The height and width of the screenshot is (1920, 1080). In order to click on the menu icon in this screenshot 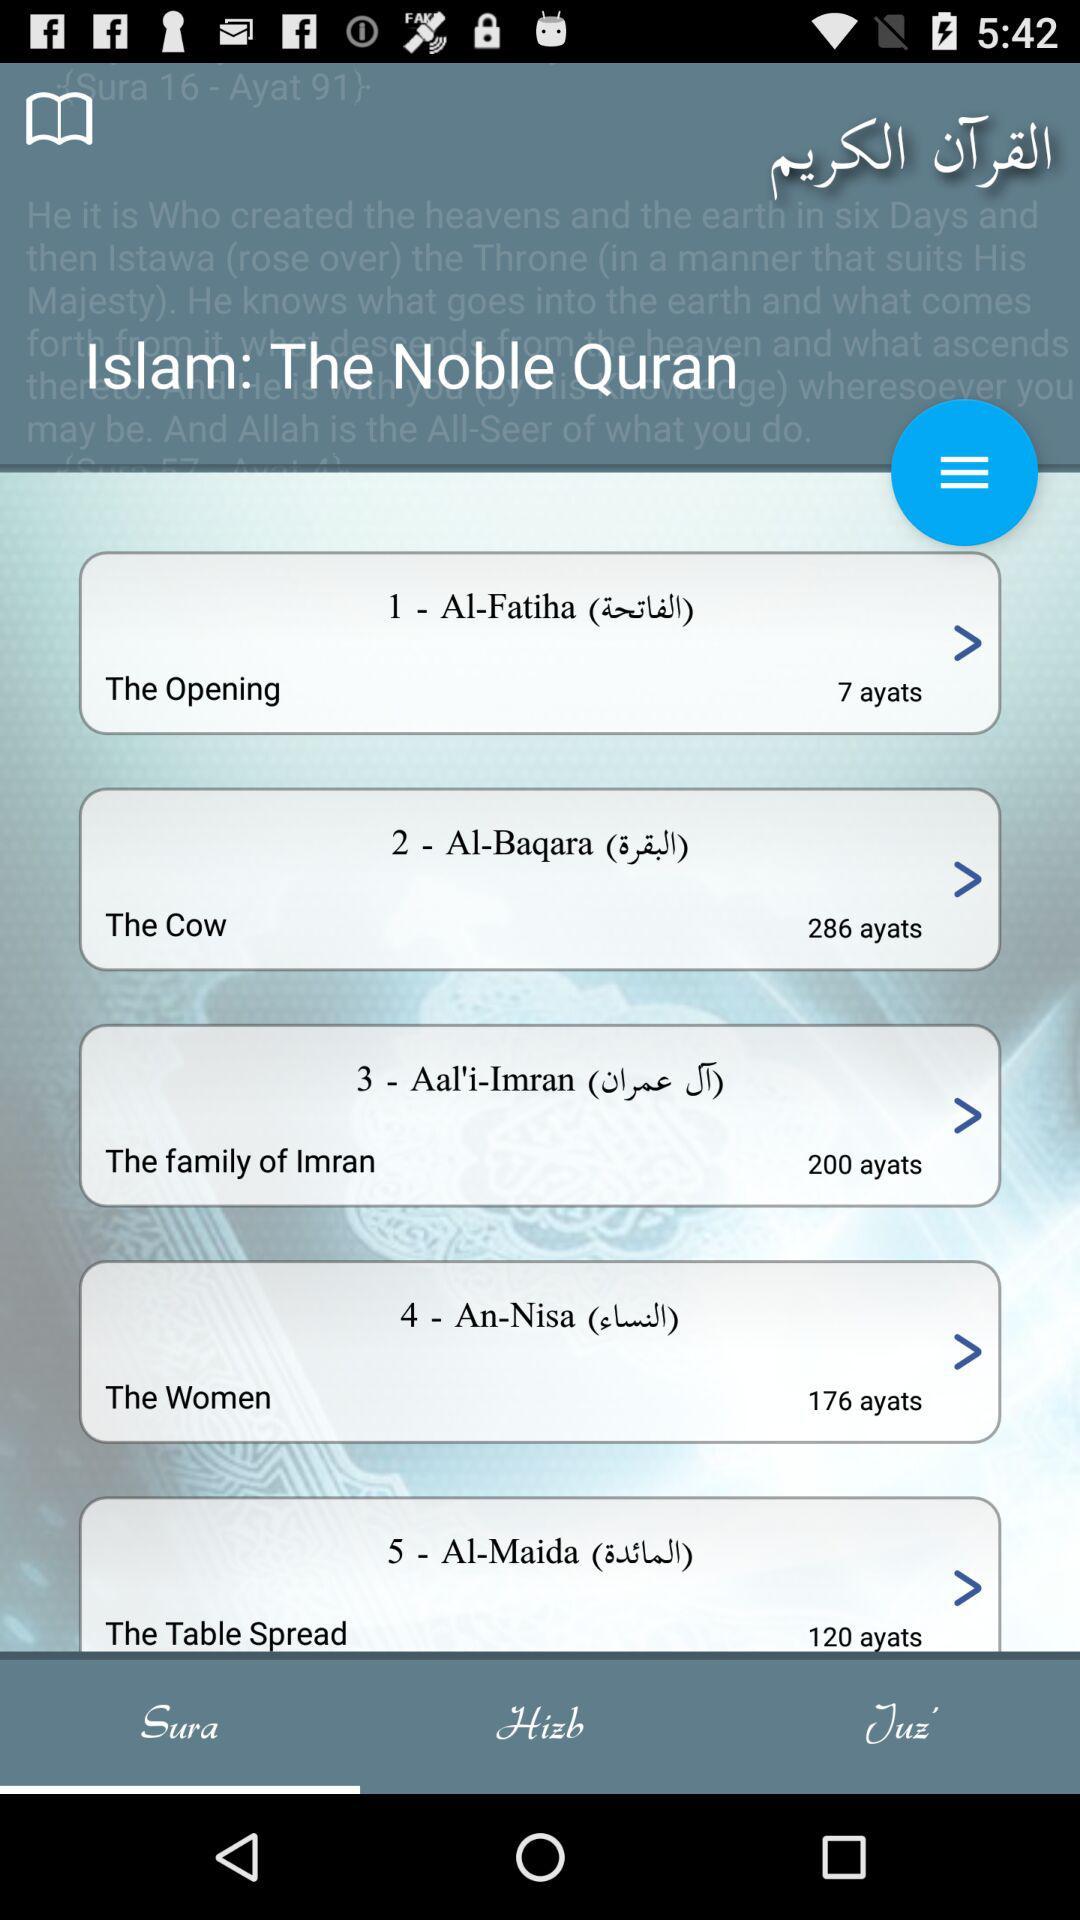, I will do `click(963, 505)`.